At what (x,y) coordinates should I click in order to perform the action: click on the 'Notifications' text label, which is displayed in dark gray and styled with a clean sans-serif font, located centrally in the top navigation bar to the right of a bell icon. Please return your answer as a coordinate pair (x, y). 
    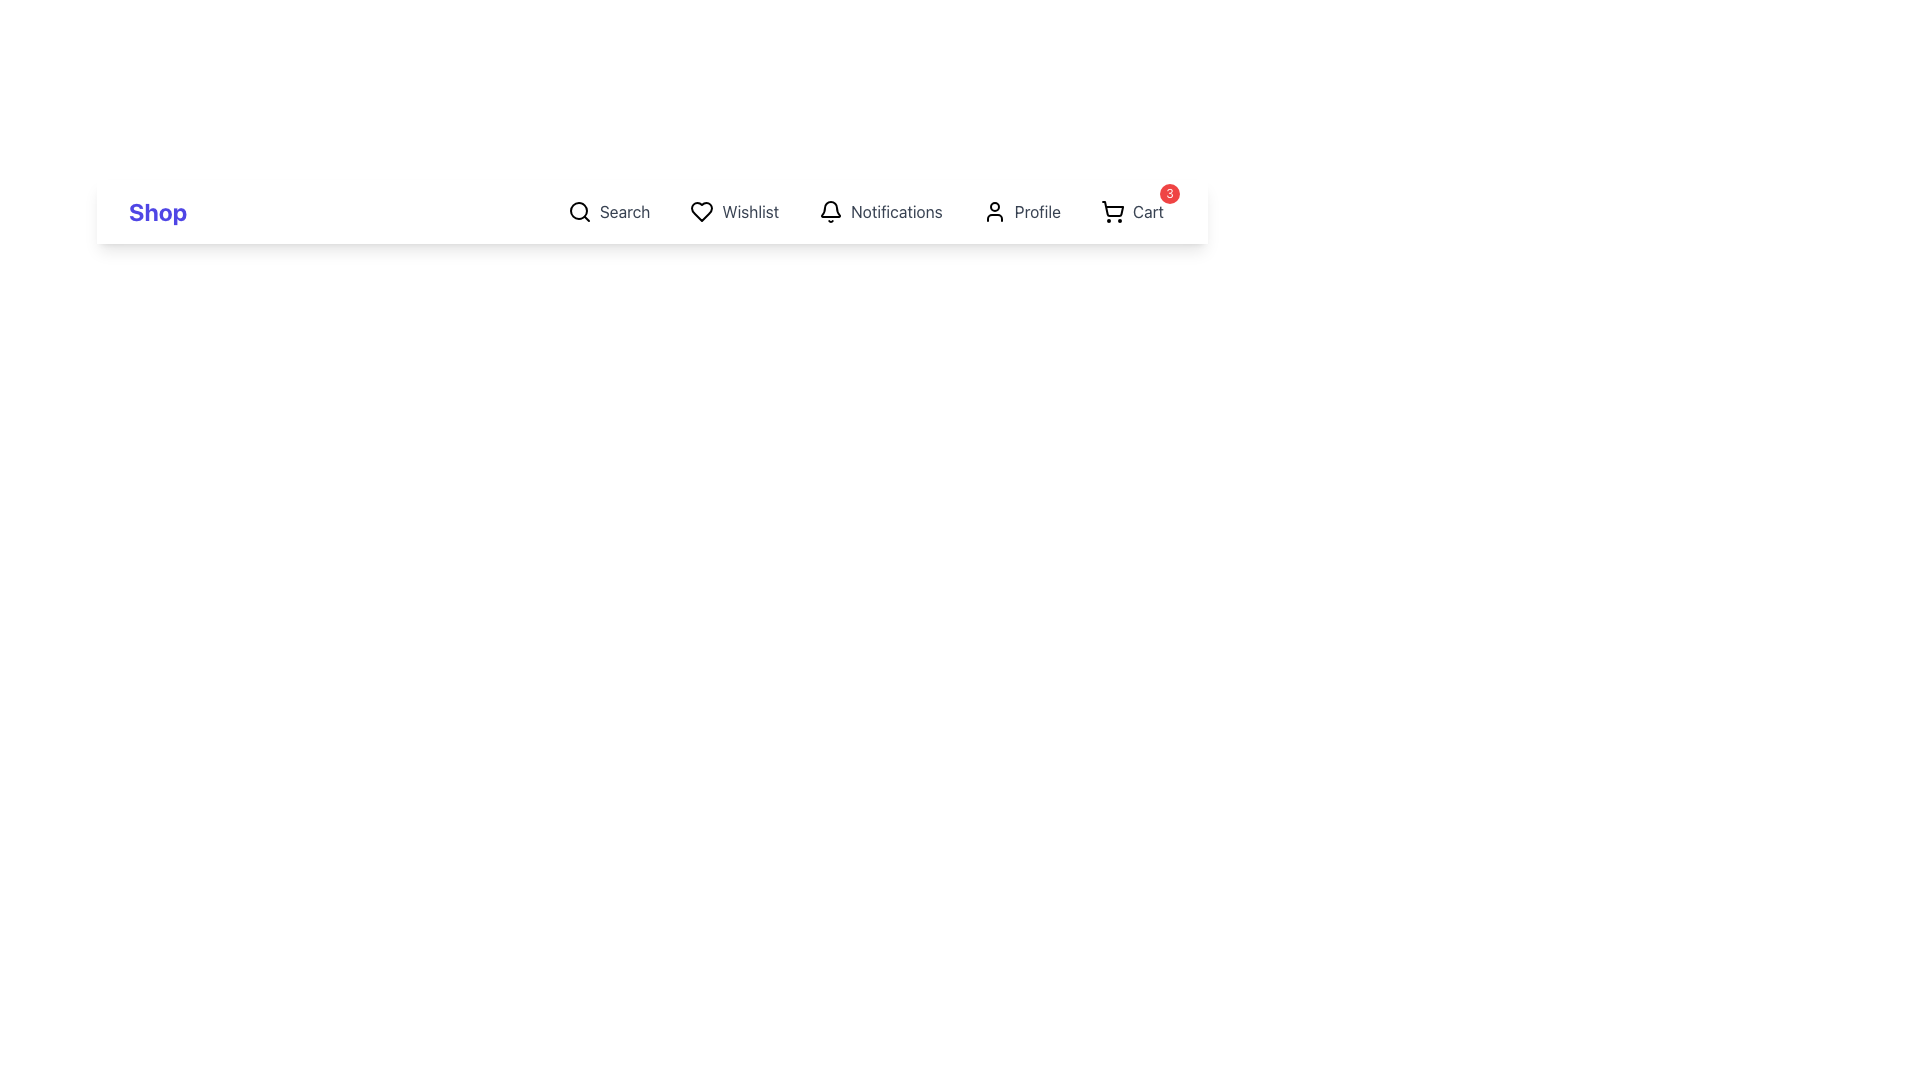
    Looking at the image, I should click on (896, 212).